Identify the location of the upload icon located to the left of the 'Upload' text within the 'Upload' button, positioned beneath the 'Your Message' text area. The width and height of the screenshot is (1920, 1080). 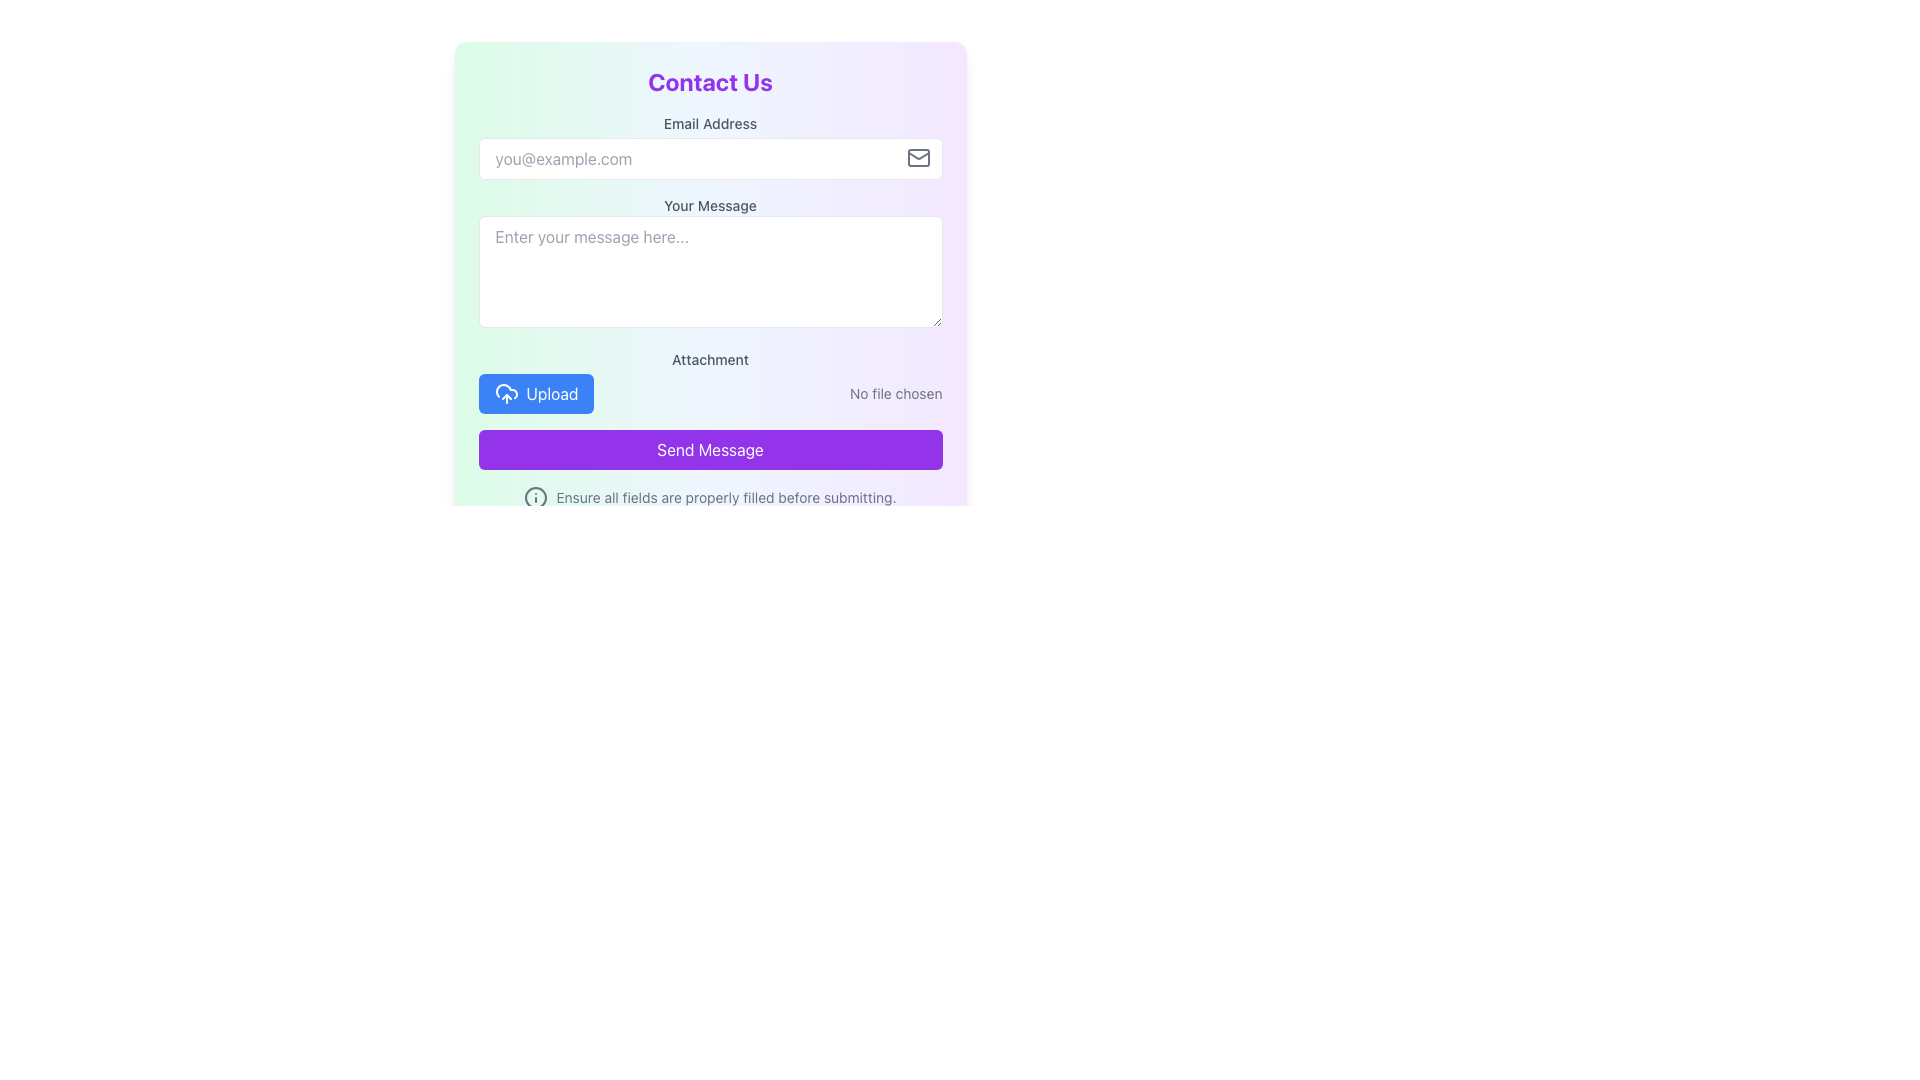
(506, 393).